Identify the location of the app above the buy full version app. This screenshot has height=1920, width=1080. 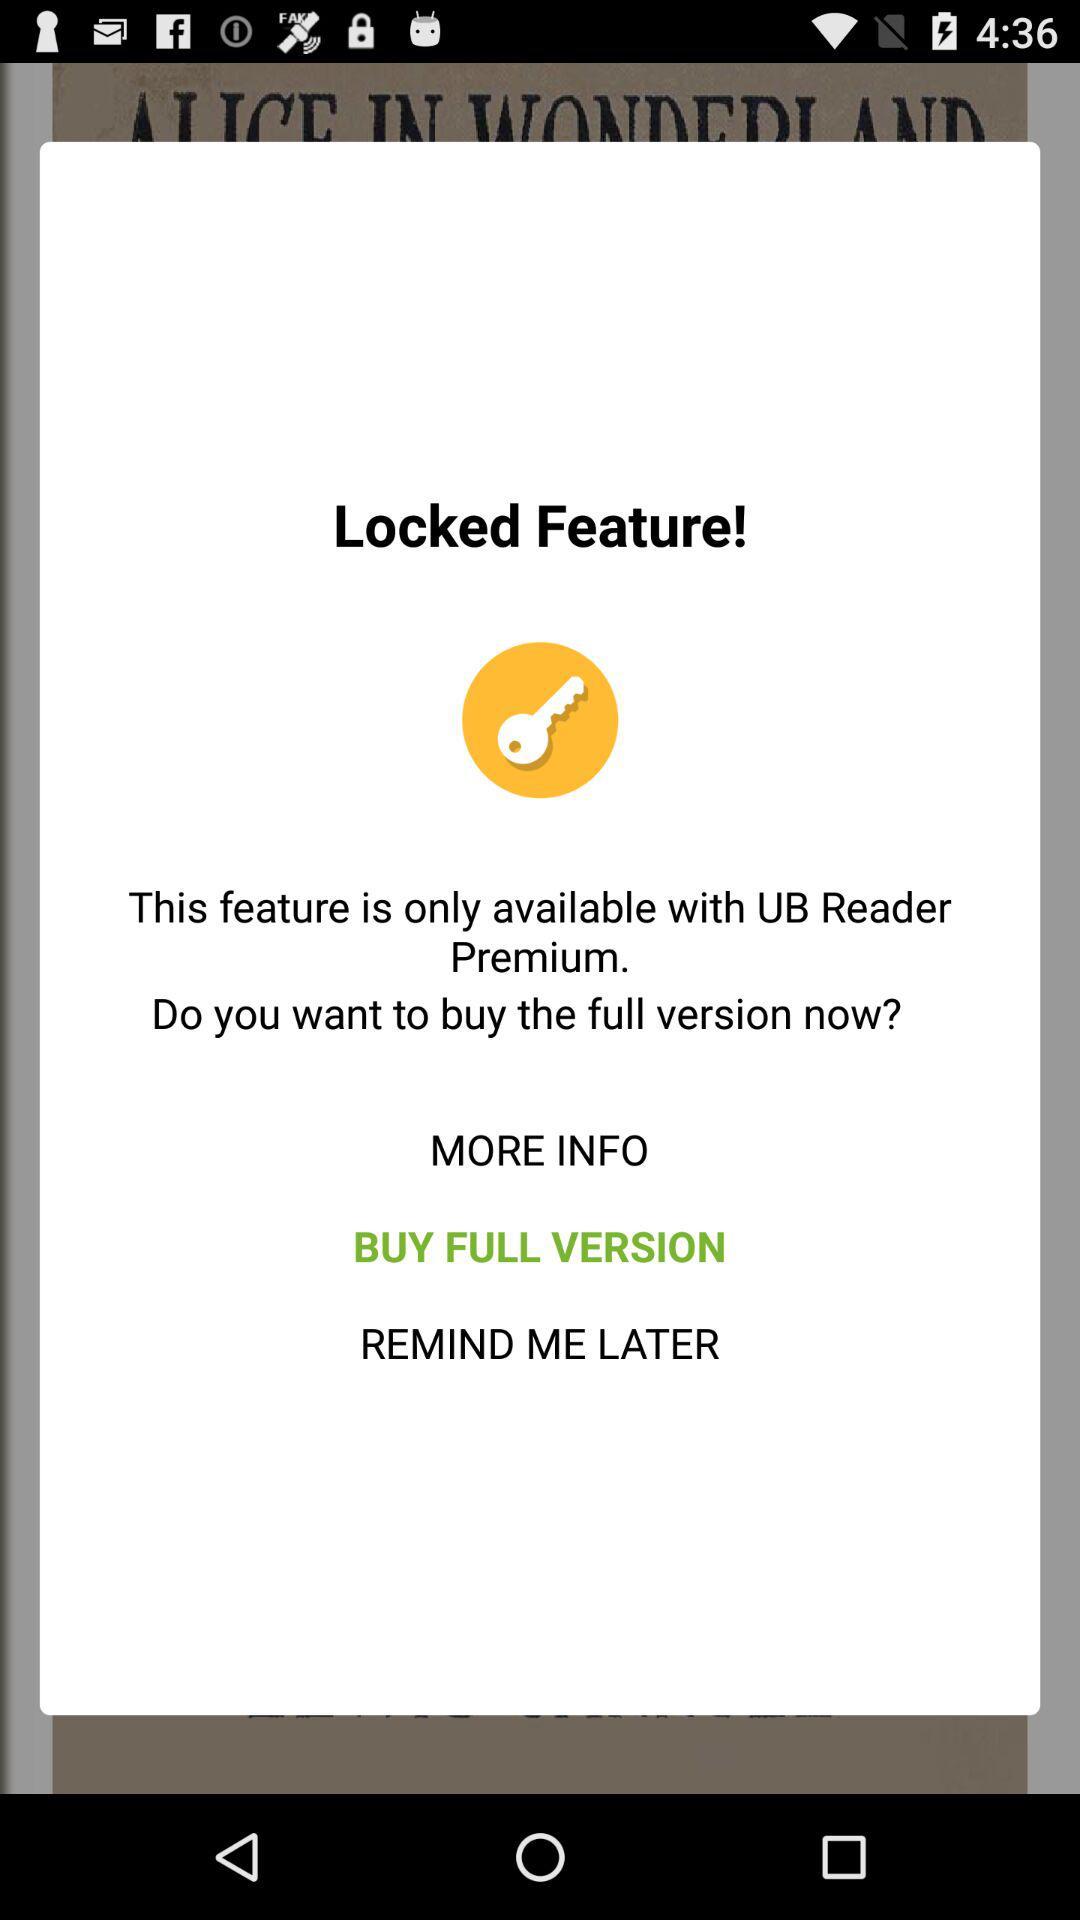
(538, 1148).